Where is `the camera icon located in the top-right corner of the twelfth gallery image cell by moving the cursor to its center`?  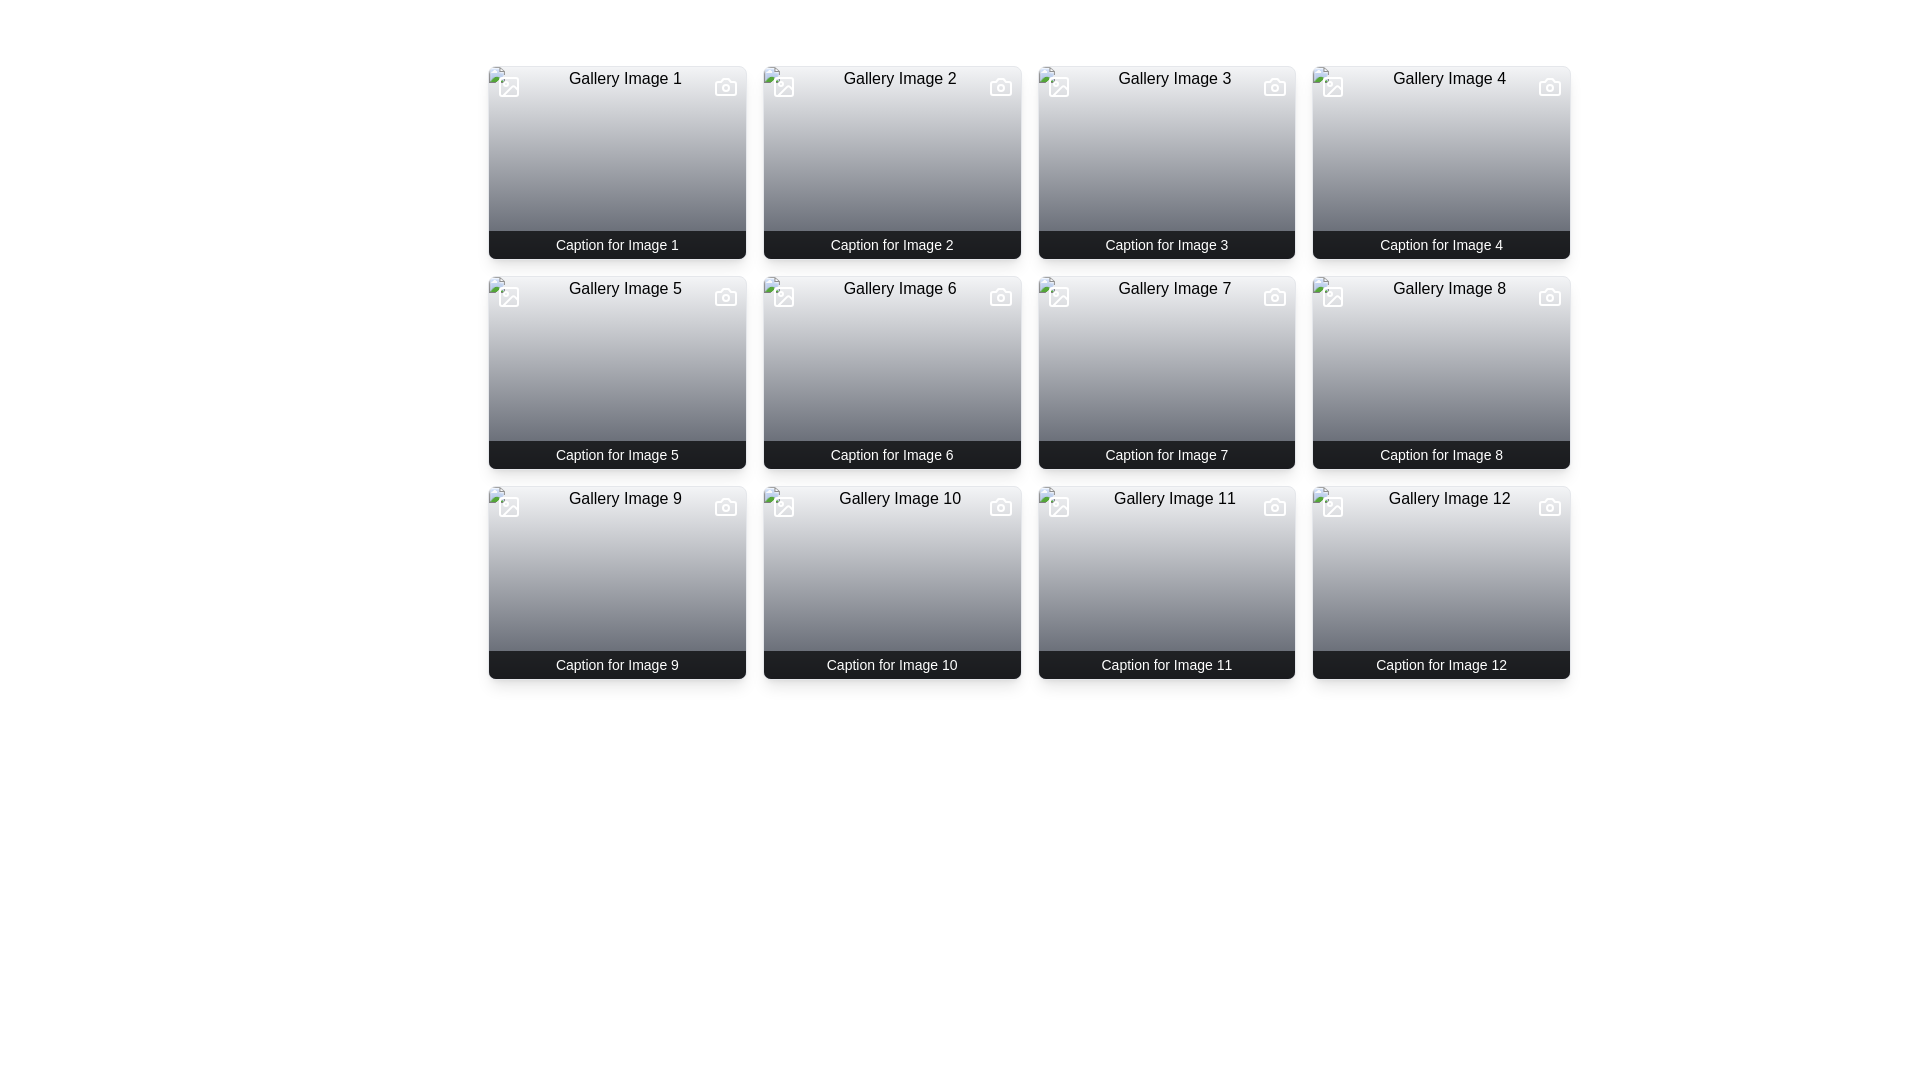
the camera icon located in the top-right corner of the twelfth gallery image cell by moving the cursor to its center is located at coordinates (1549, 505).